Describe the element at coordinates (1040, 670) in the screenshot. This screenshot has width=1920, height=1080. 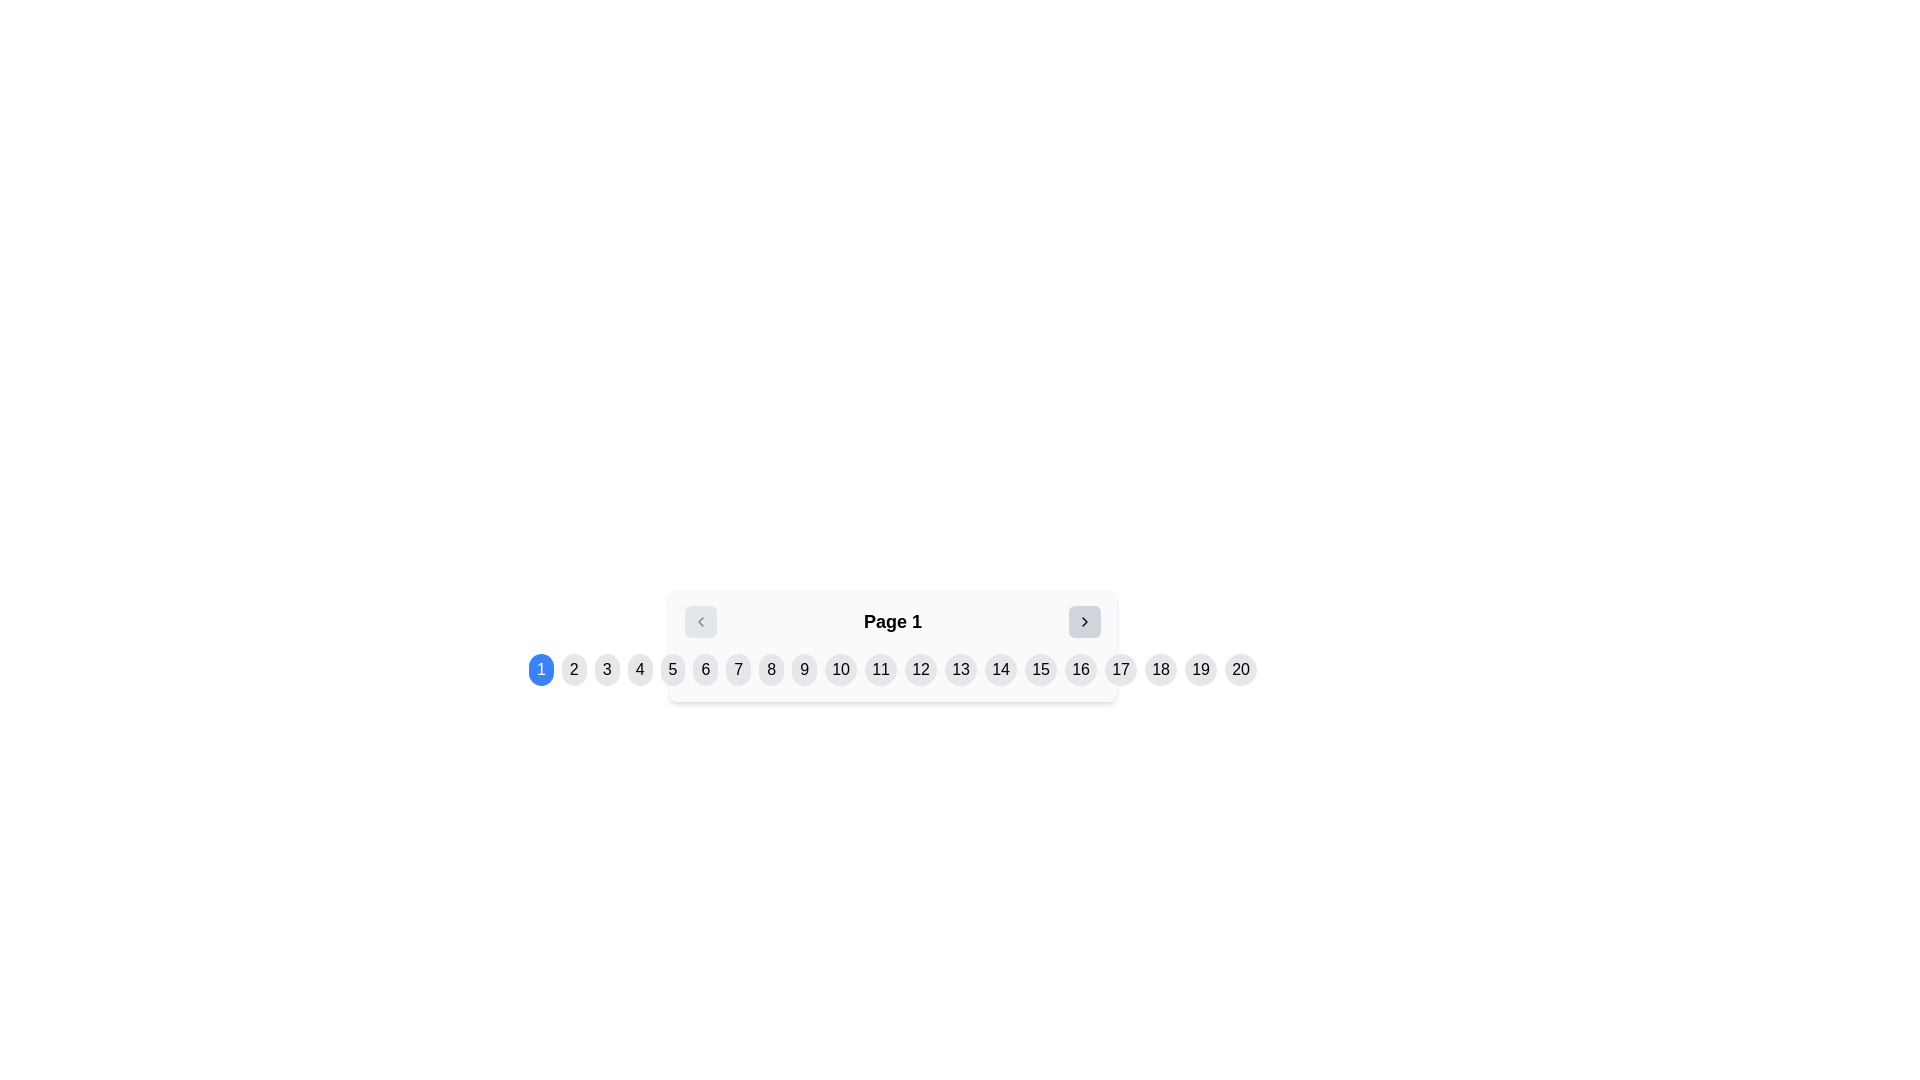
I see `the pagination button that navigates to page 15, located almost at the far-right end of the series of buttons` at that location.